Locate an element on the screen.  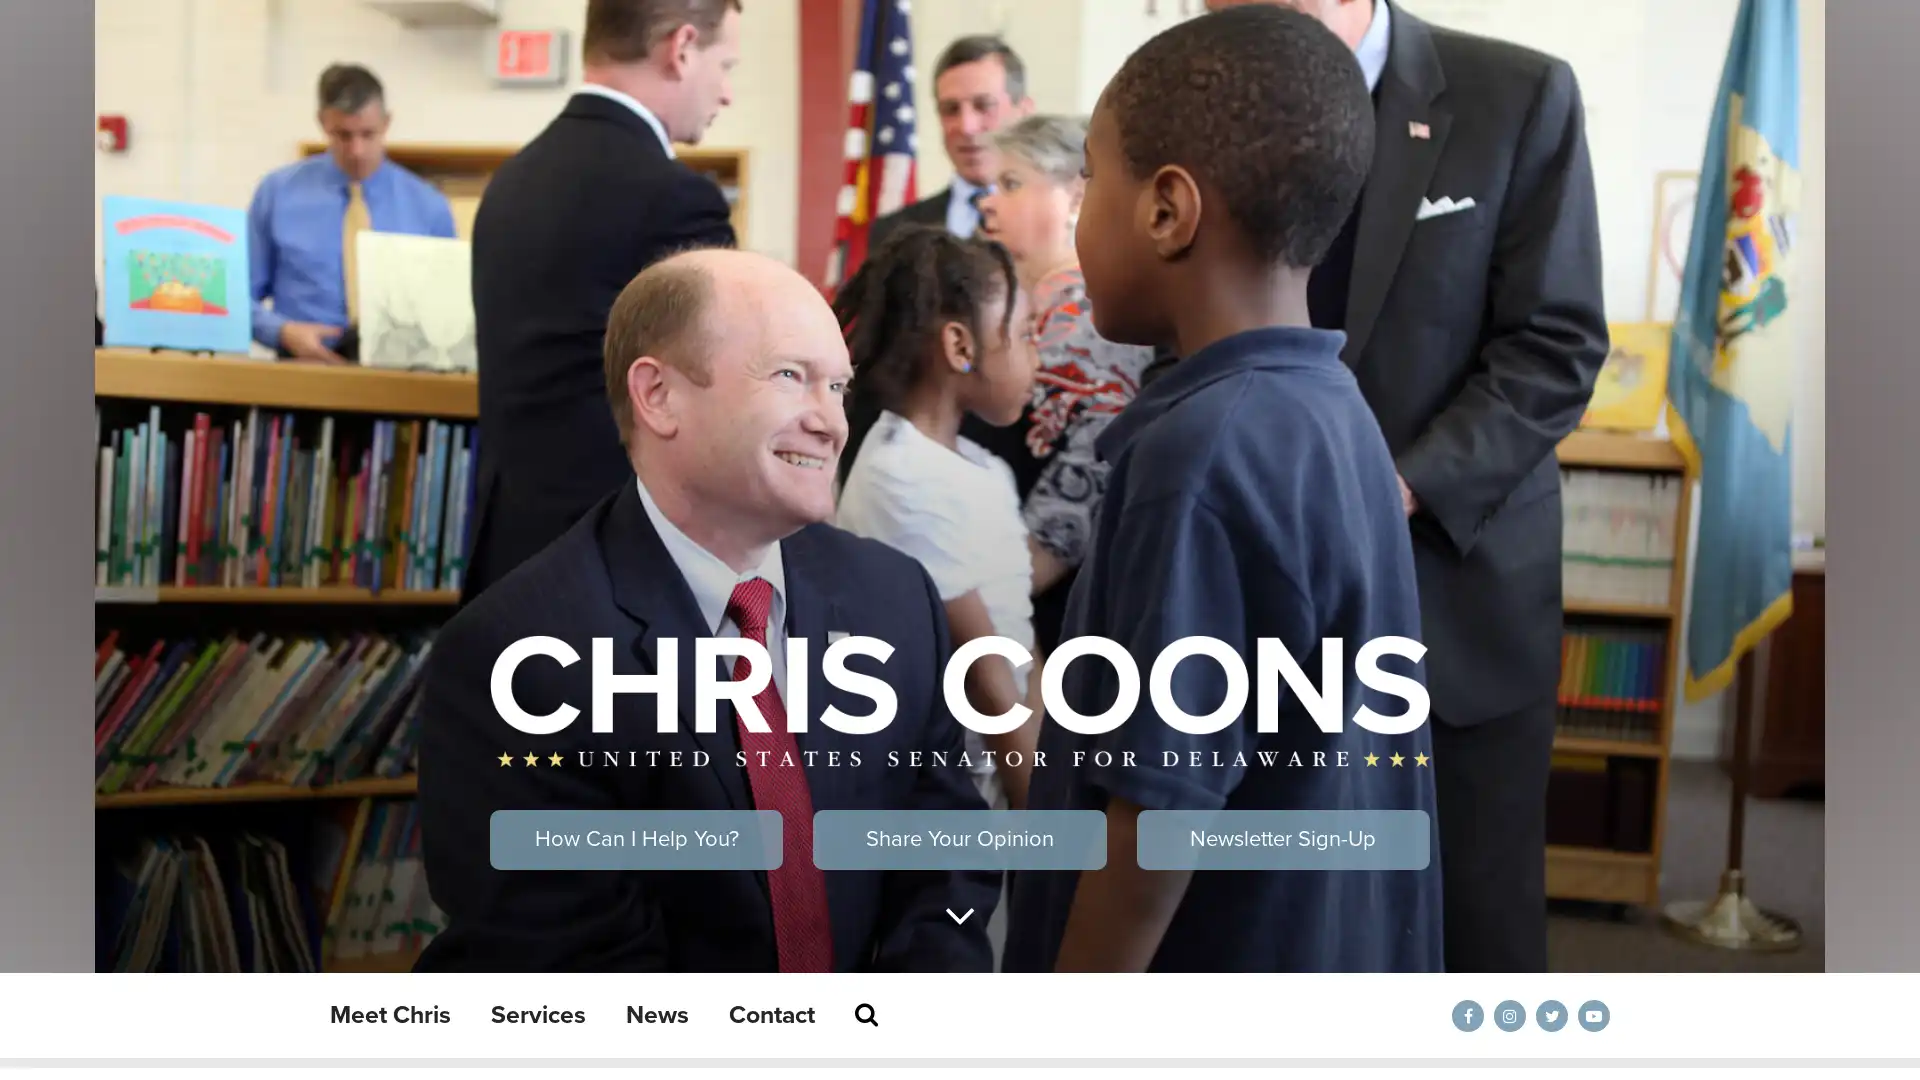
Scroll down is located at coordinates (960, 916).